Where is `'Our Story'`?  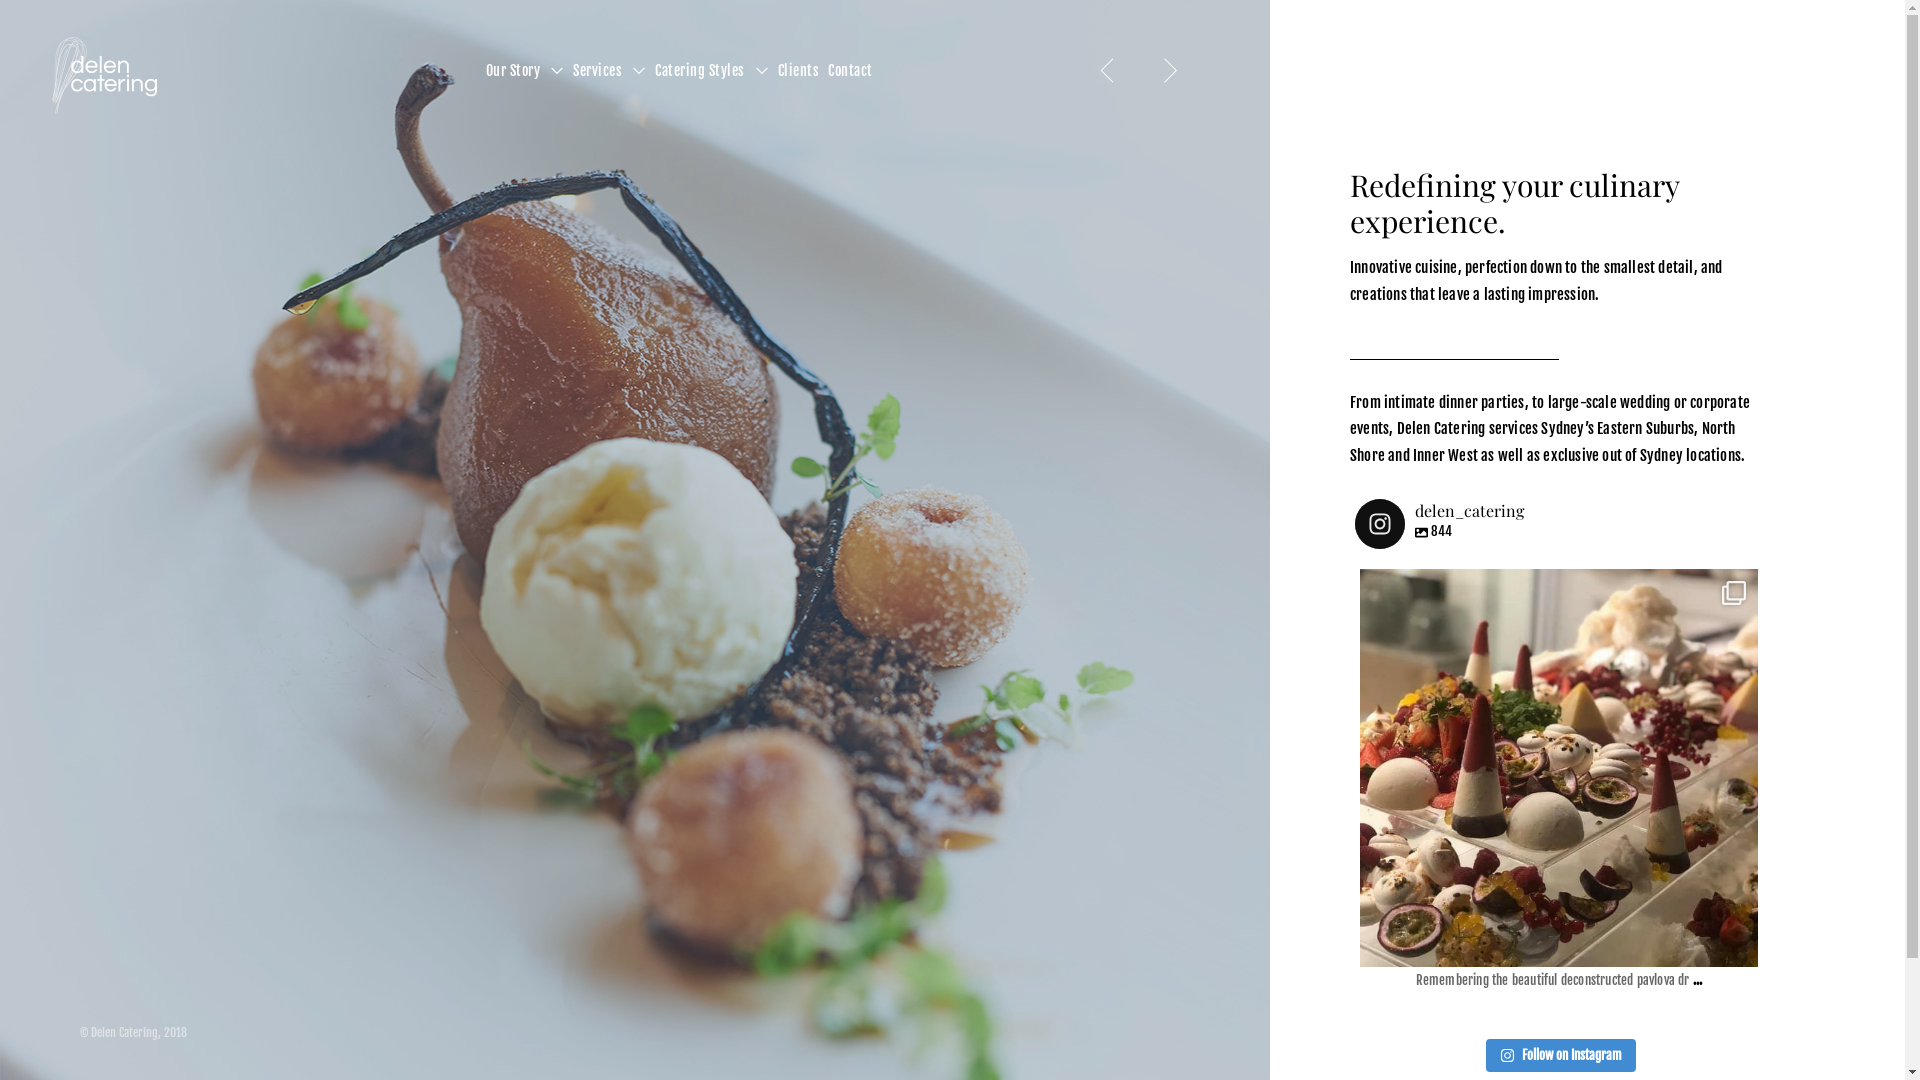 'Our Story' is located at coordinates (485, 71).